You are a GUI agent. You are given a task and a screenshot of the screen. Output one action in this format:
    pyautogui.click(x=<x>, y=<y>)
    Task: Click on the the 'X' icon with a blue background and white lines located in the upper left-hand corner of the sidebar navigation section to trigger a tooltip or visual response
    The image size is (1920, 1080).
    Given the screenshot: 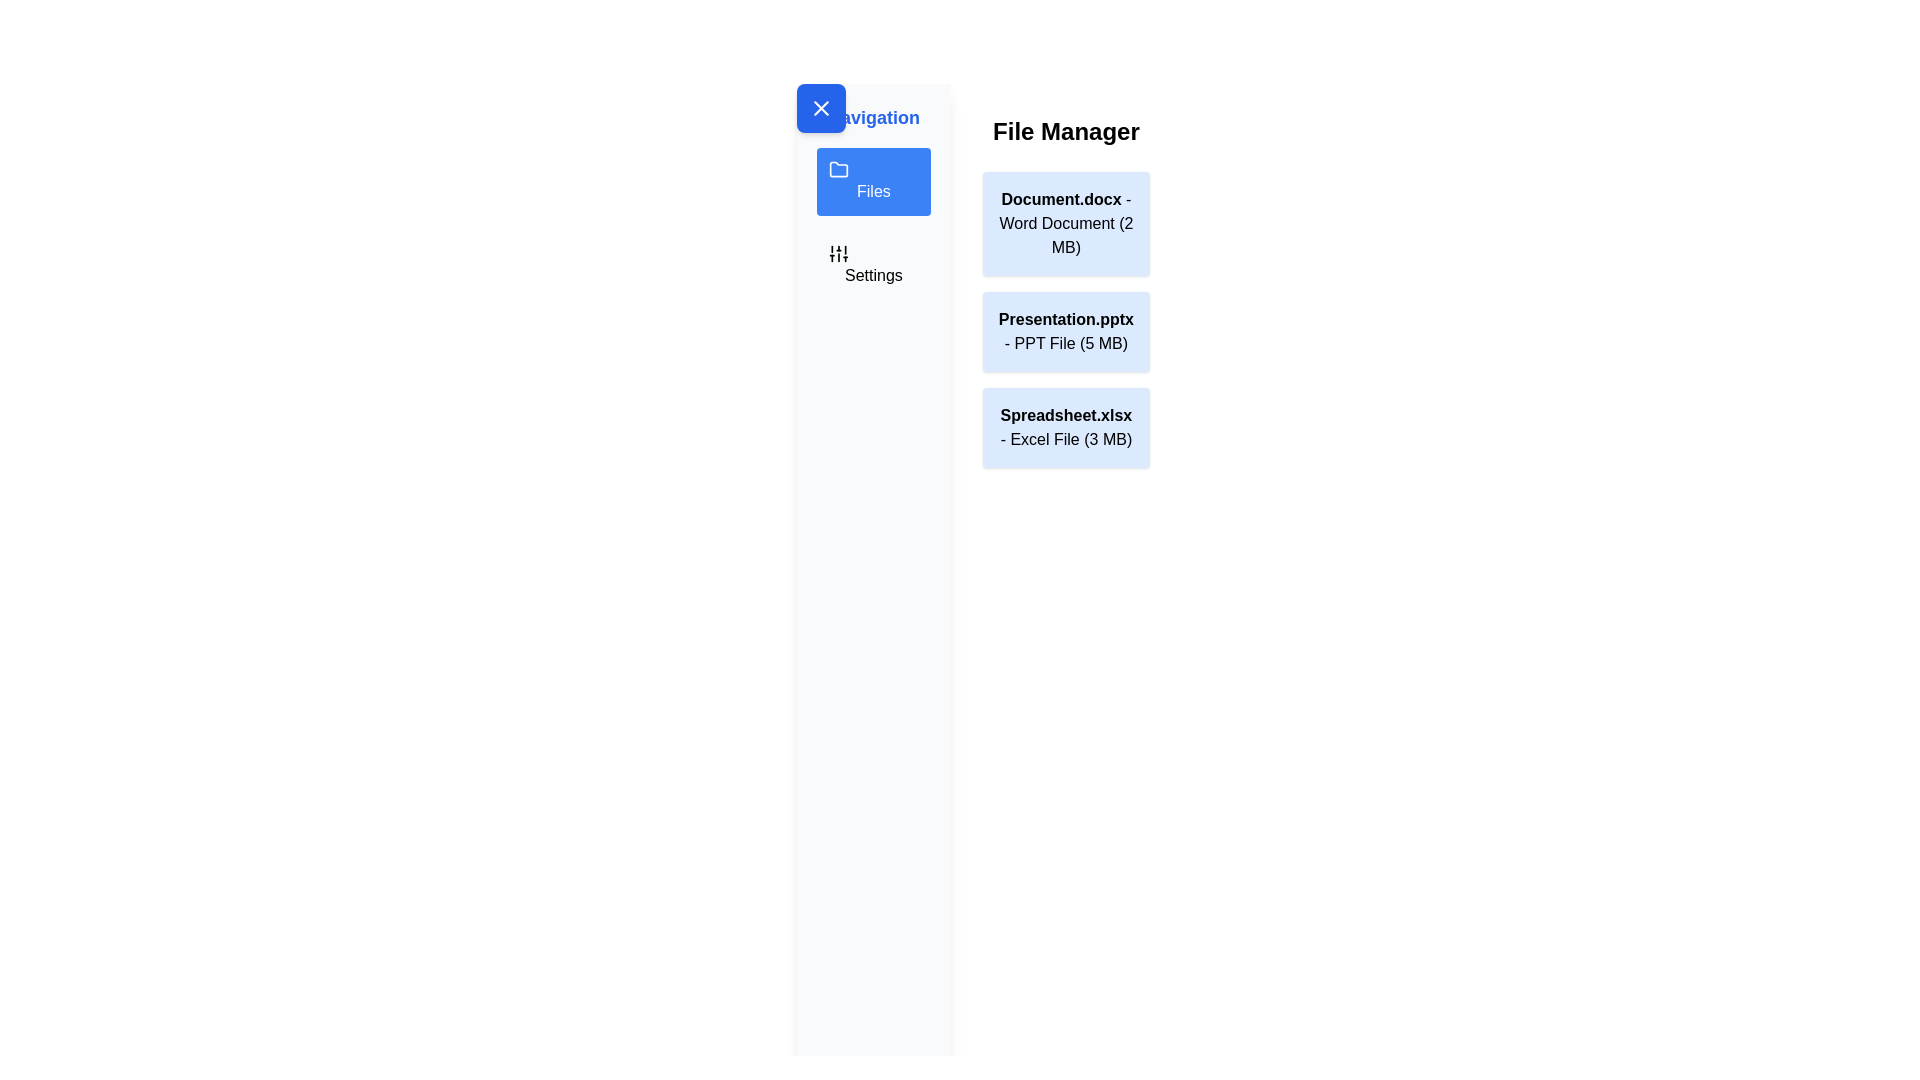 What is the action you would take?
    pyautogui.click(x=821, y=108)
    